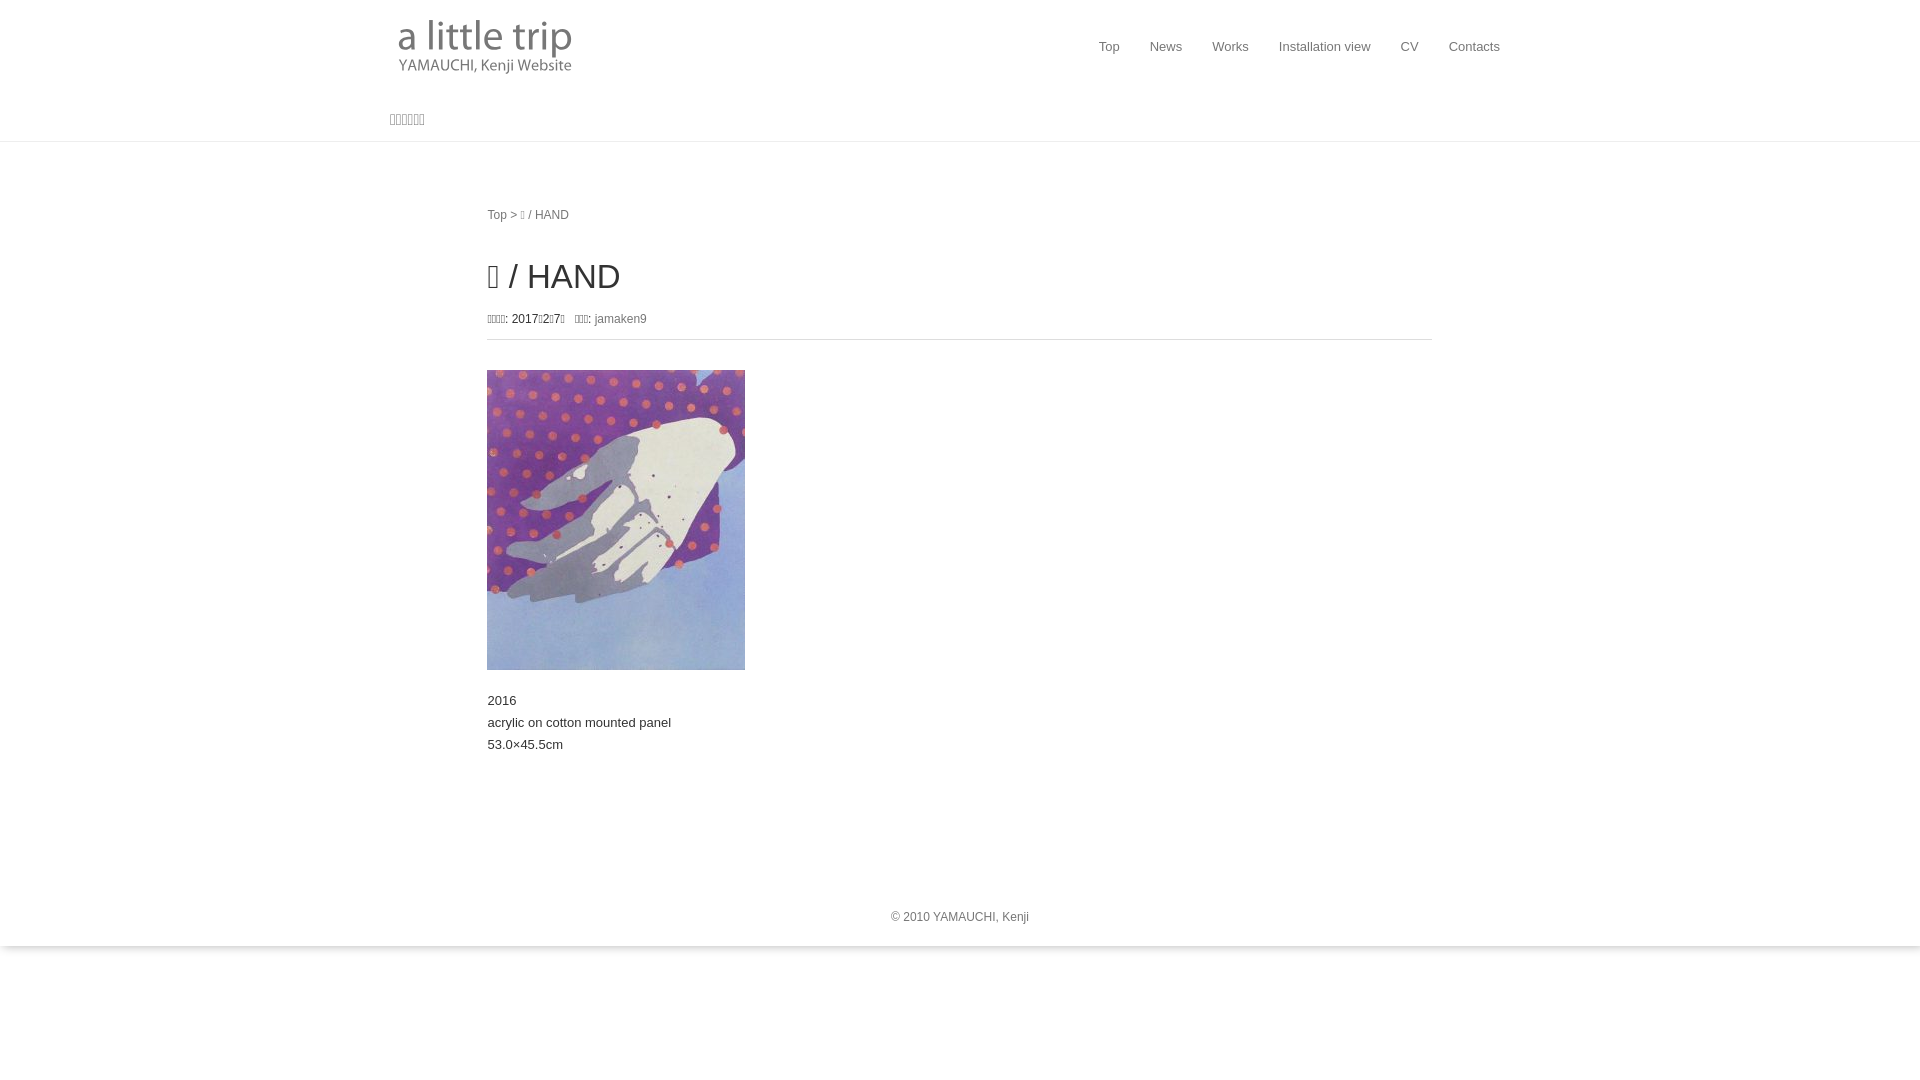  What do you see at coordinates (619, 318) in the screenshot?
I see `'jamaken9'` at bounding box center [619, 318].